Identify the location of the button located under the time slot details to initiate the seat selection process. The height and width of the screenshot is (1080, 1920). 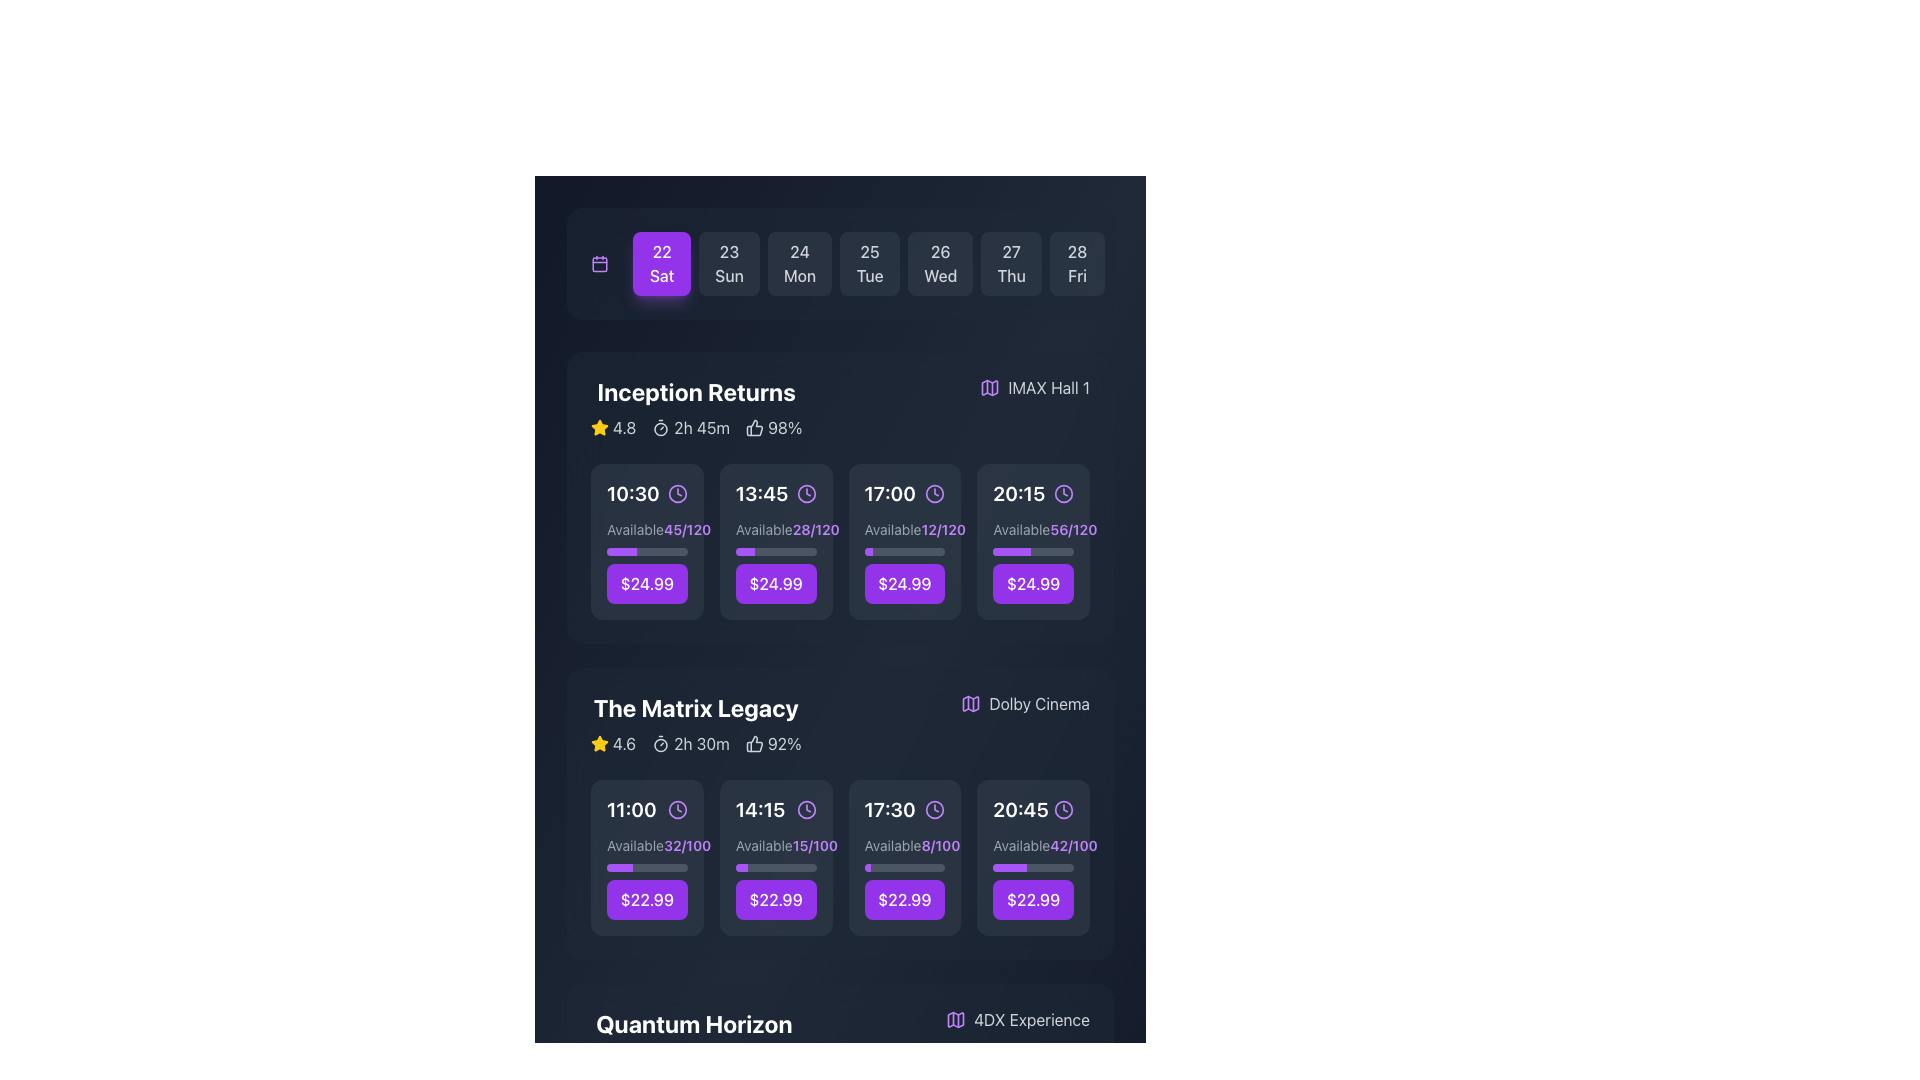
(775, 856).